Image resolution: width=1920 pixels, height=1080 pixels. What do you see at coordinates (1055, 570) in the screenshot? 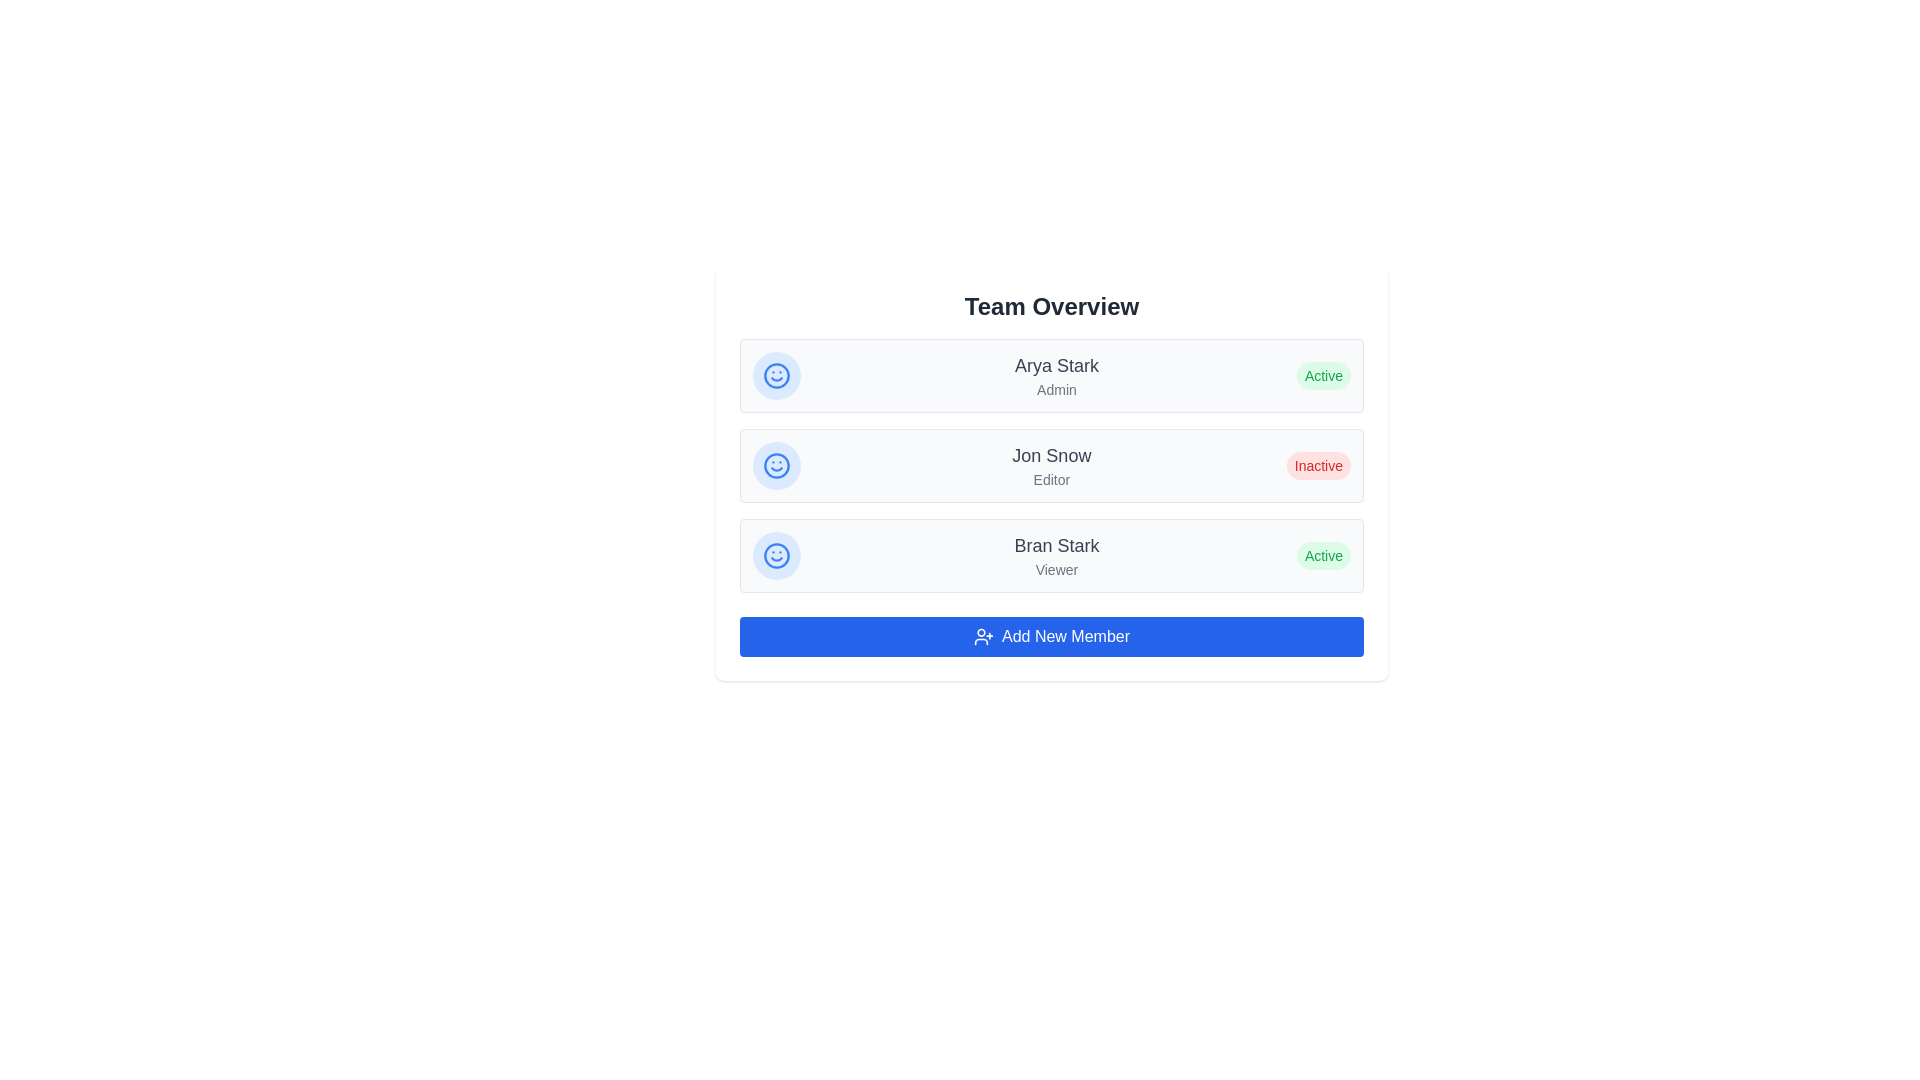
I see `the small gray text label displaying 'Viewer' located beneath the title 'Bran Stark' in the third row of the list` at bounding box center [1055, 570].